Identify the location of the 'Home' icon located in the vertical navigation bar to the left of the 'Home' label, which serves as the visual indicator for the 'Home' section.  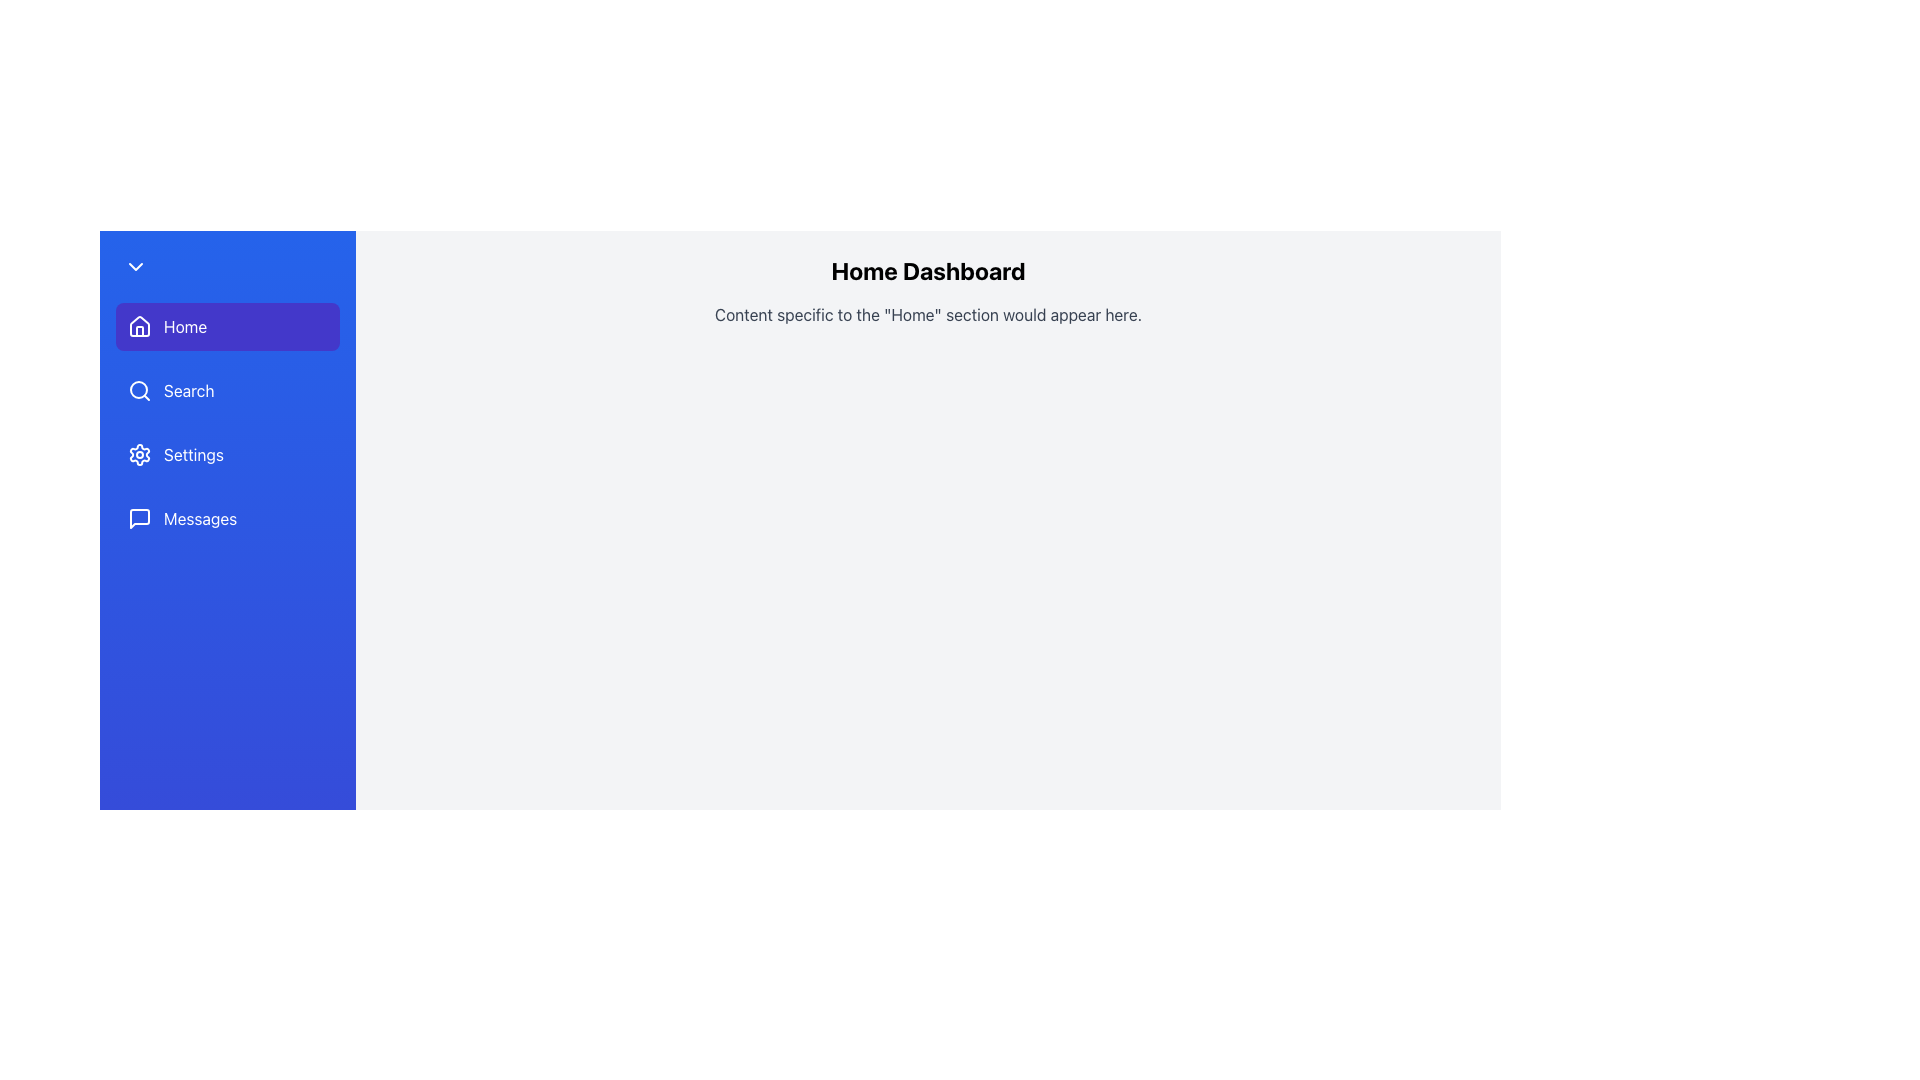
(138, 325).